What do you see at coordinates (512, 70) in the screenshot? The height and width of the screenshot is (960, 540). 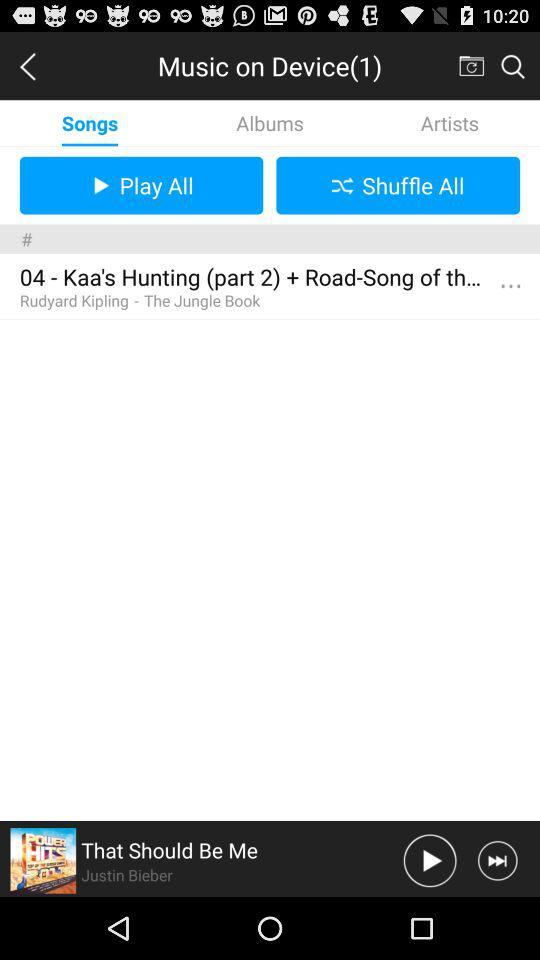 I see `the search icon` at bounding box center [512, 70].